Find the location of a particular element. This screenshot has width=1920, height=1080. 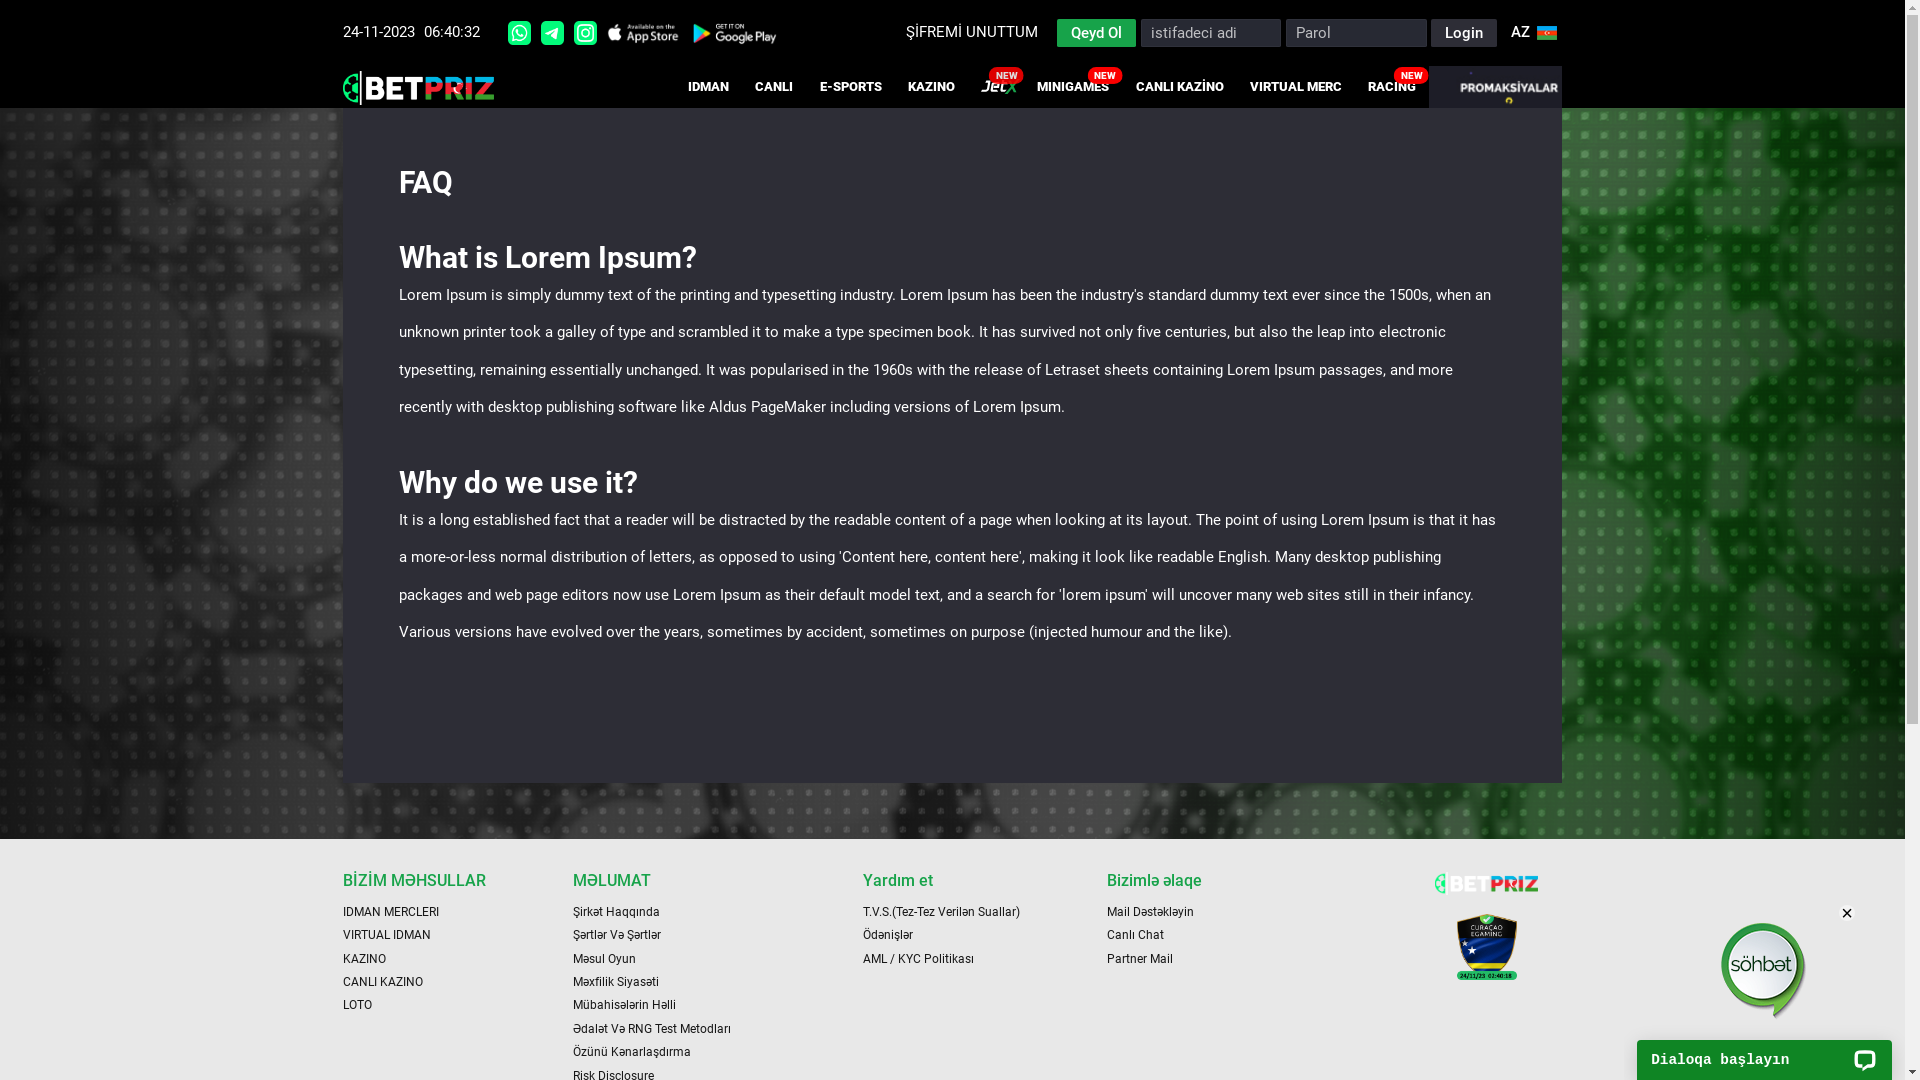

'IDMAN MERCLERI' is located at coordinates (390, 911).